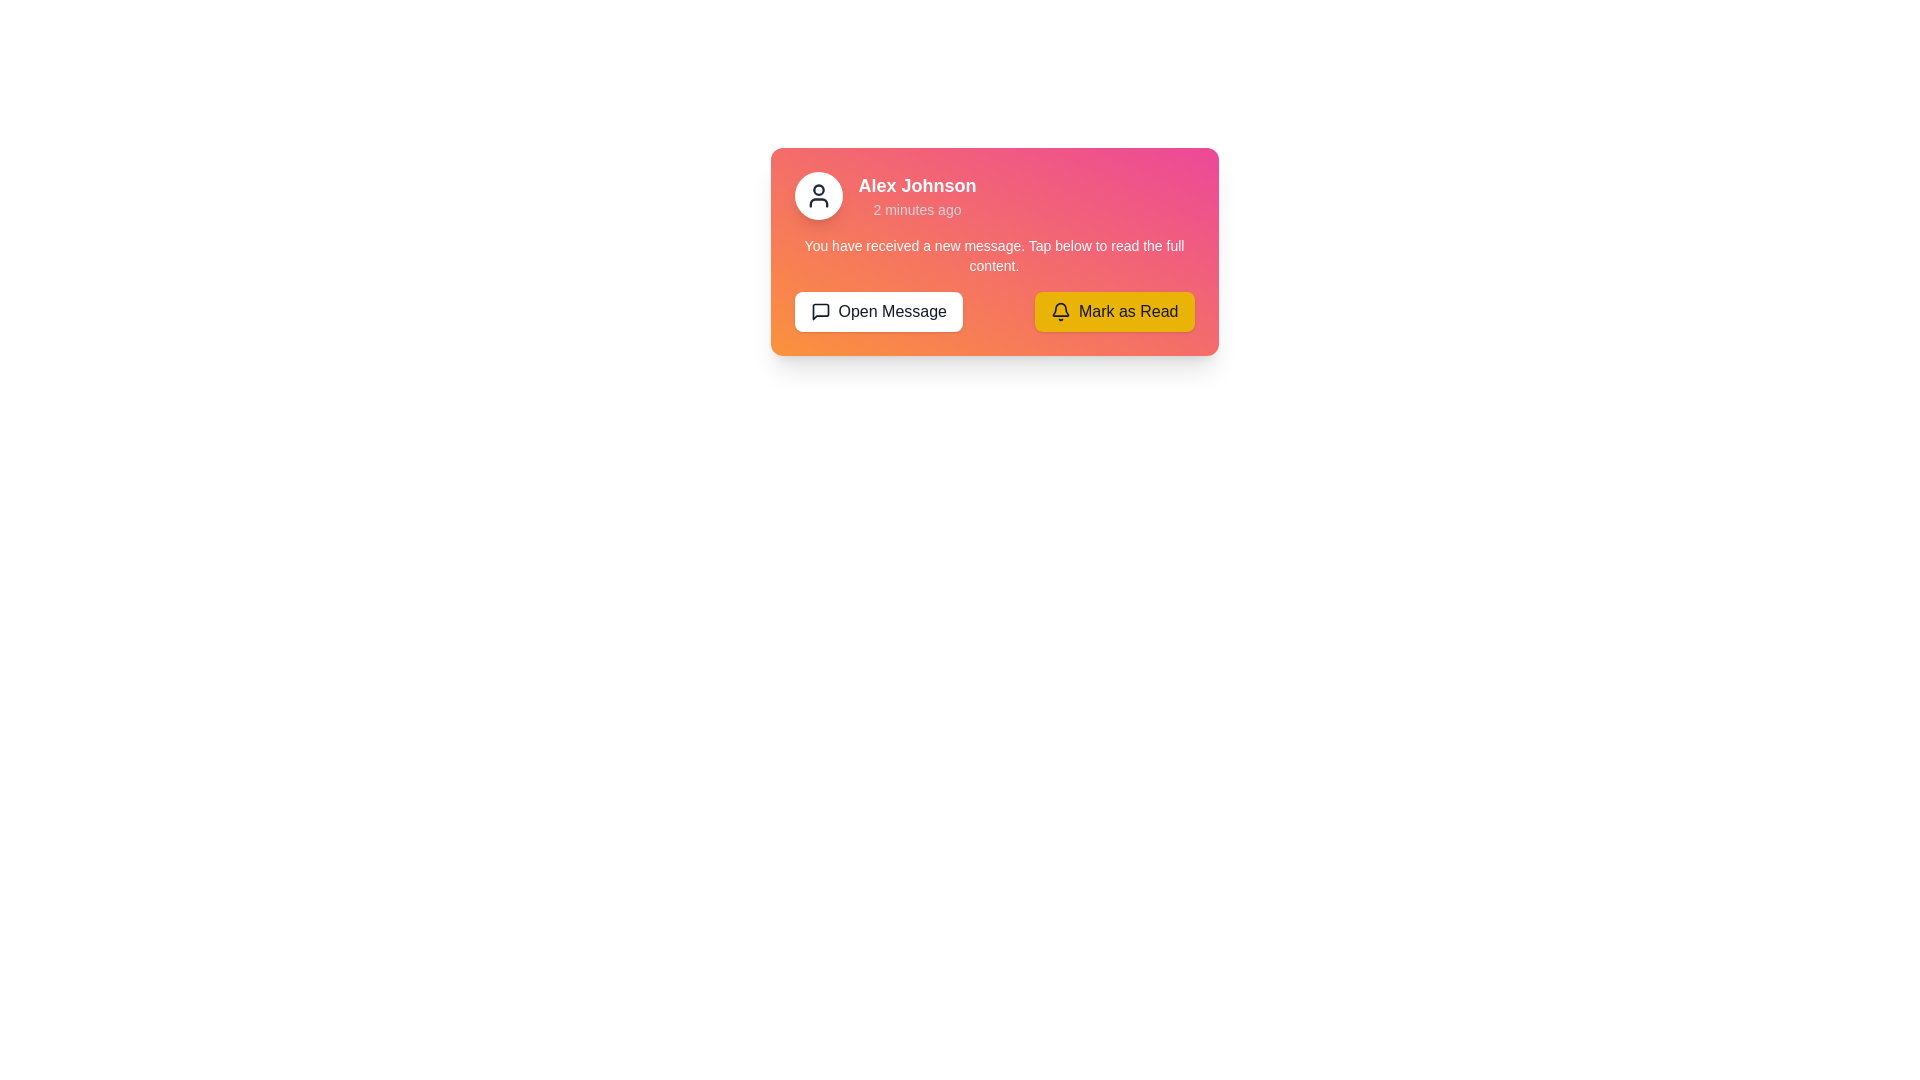 This screenshot has width=1920, height=1080. I want to click on the button (Text and Icon) that opens the associated message, located on the left side of the 'Mark as Read' button at the lower section of the notification card, so click(891, 312).